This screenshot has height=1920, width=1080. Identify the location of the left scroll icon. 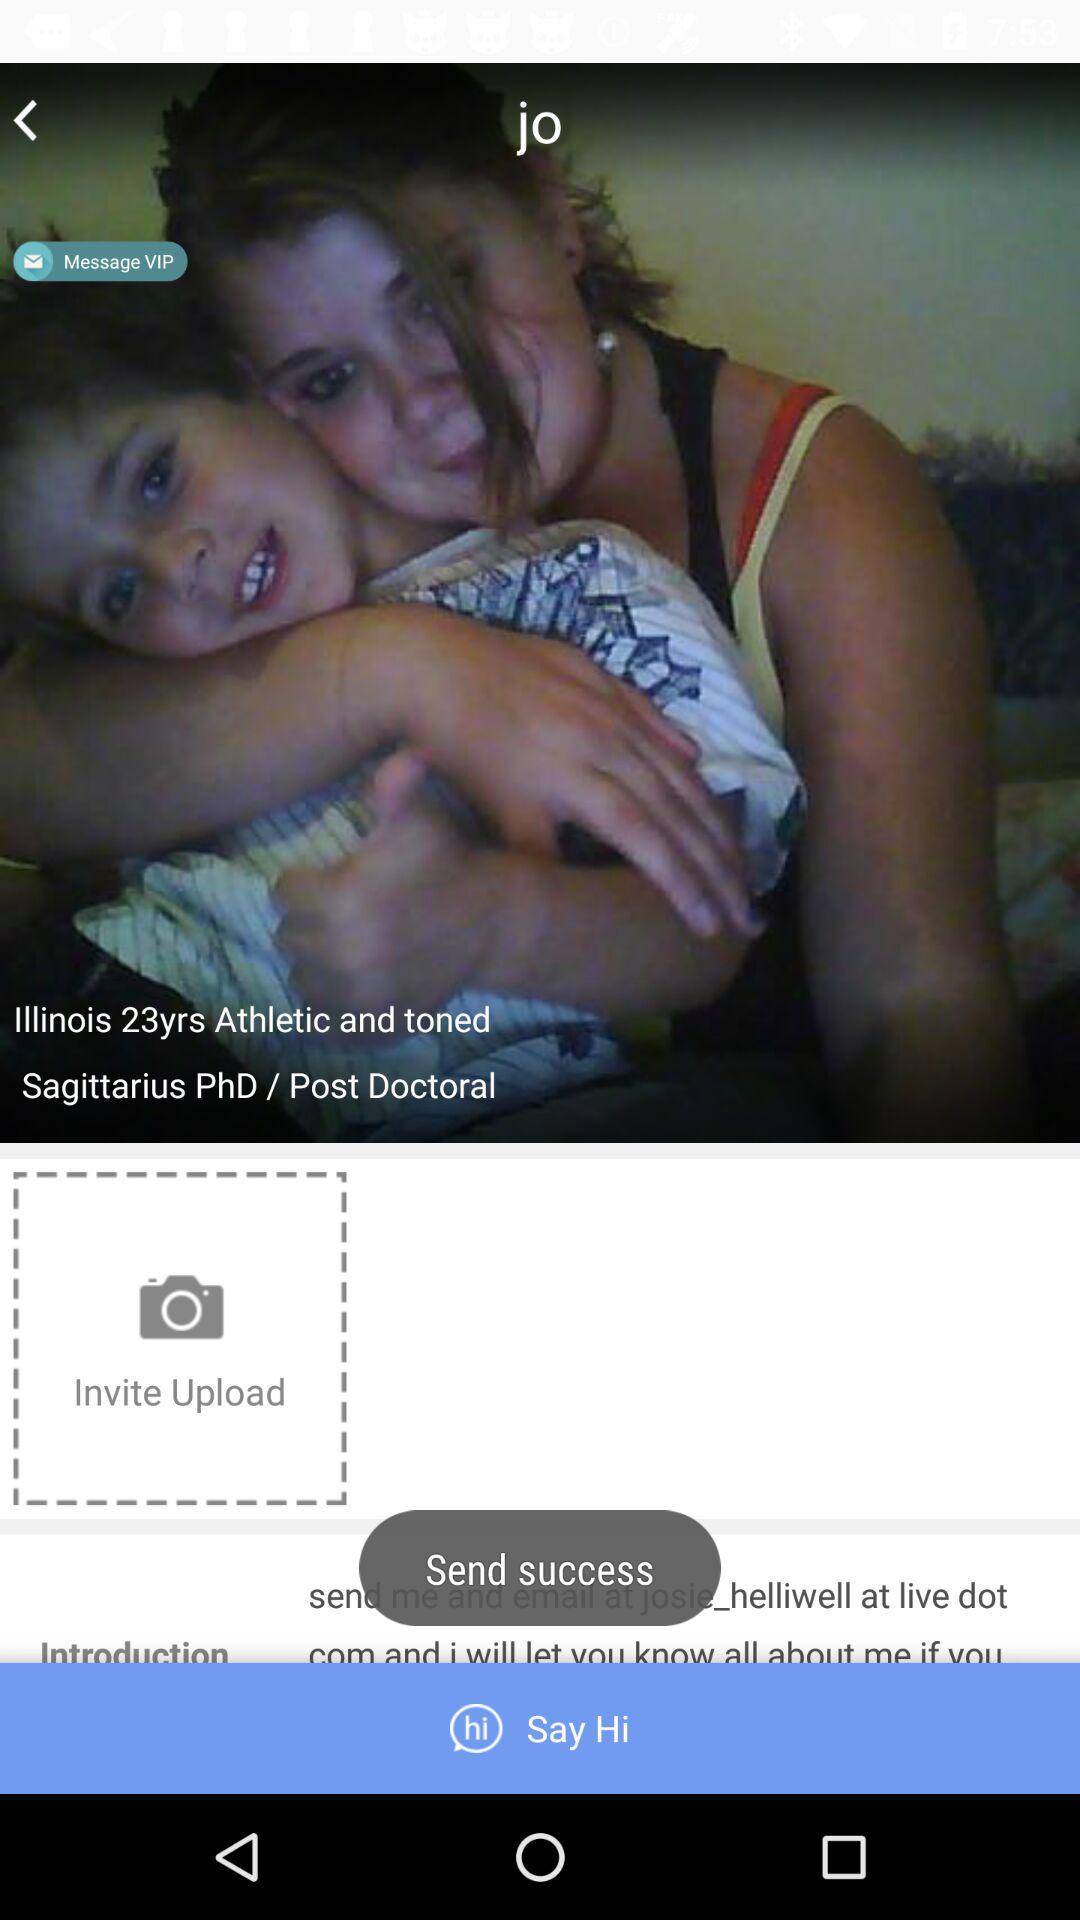
(25, 119).